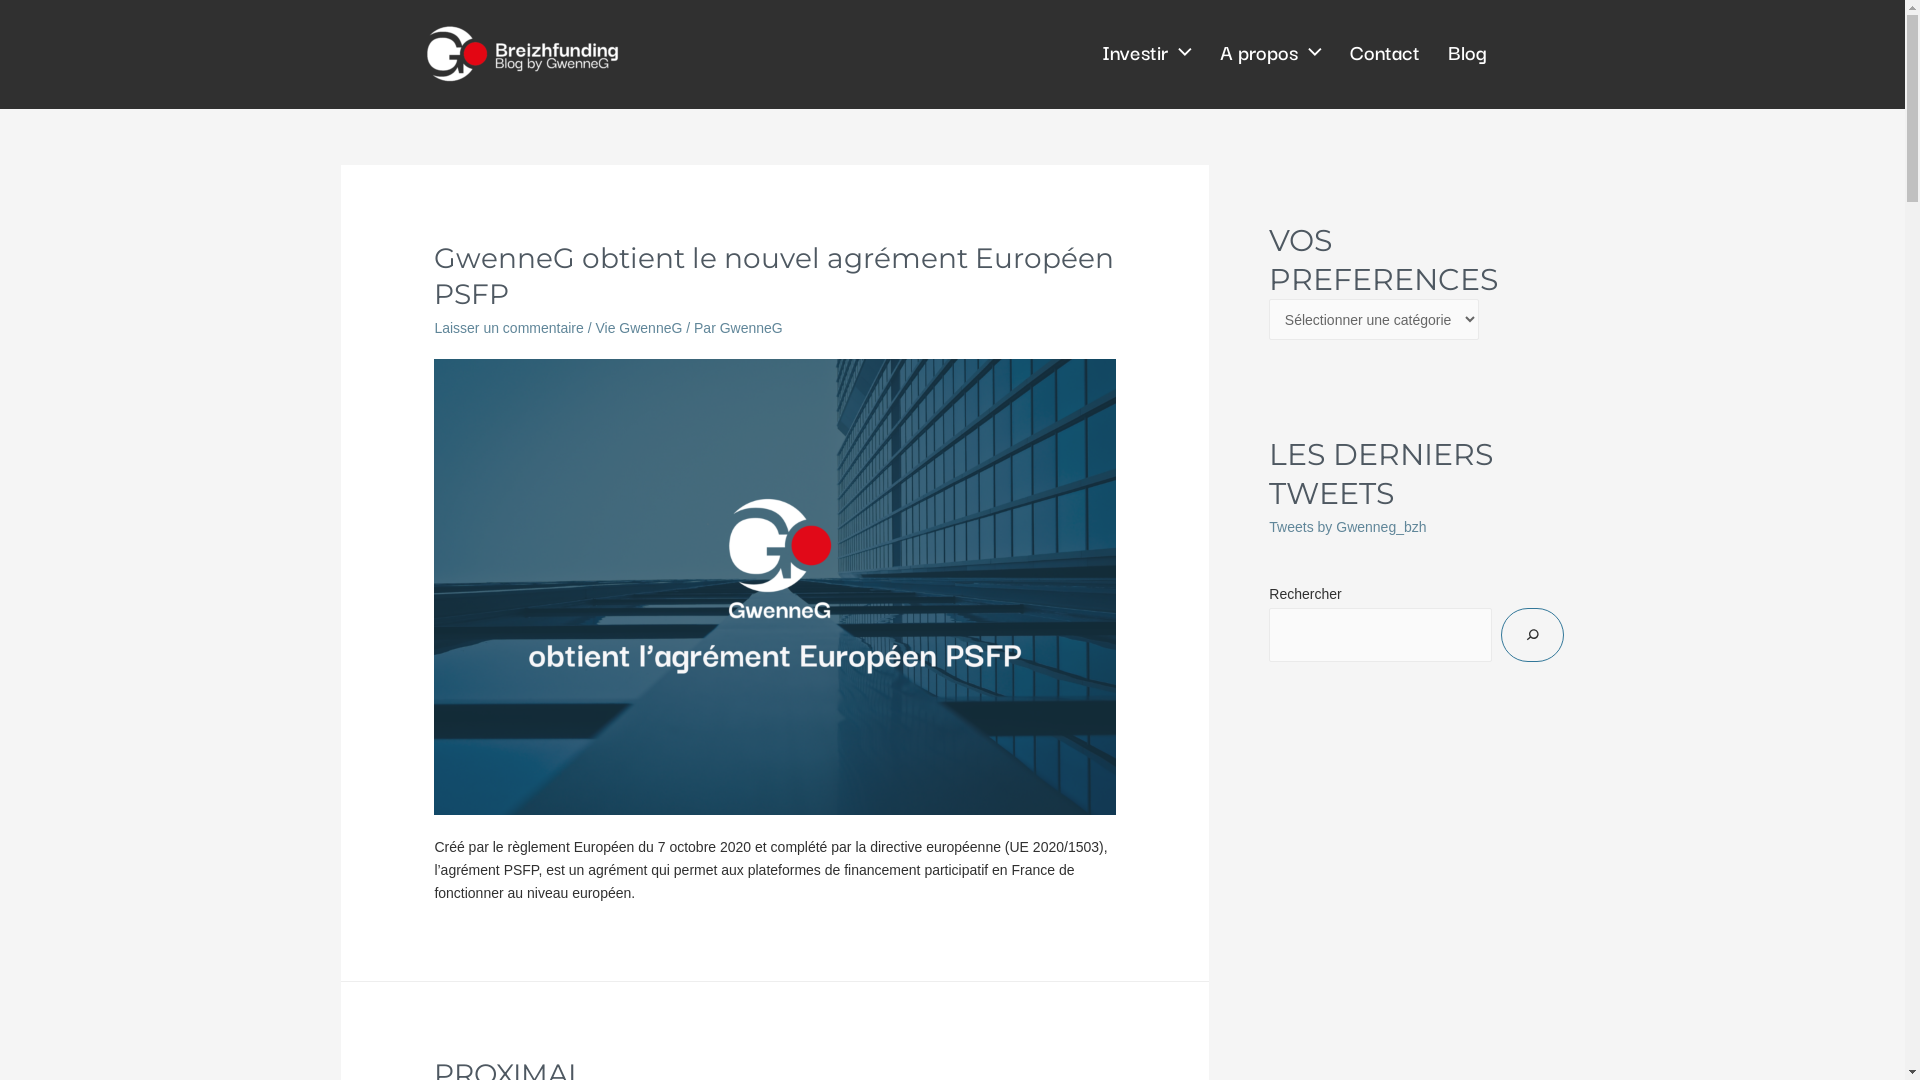 This screenshot has height=1080, width=1920. Describe the element at coordinates (1267, 526) in the screenshot. I see `'Tweets by Gwenneg_bzh'` at that location.